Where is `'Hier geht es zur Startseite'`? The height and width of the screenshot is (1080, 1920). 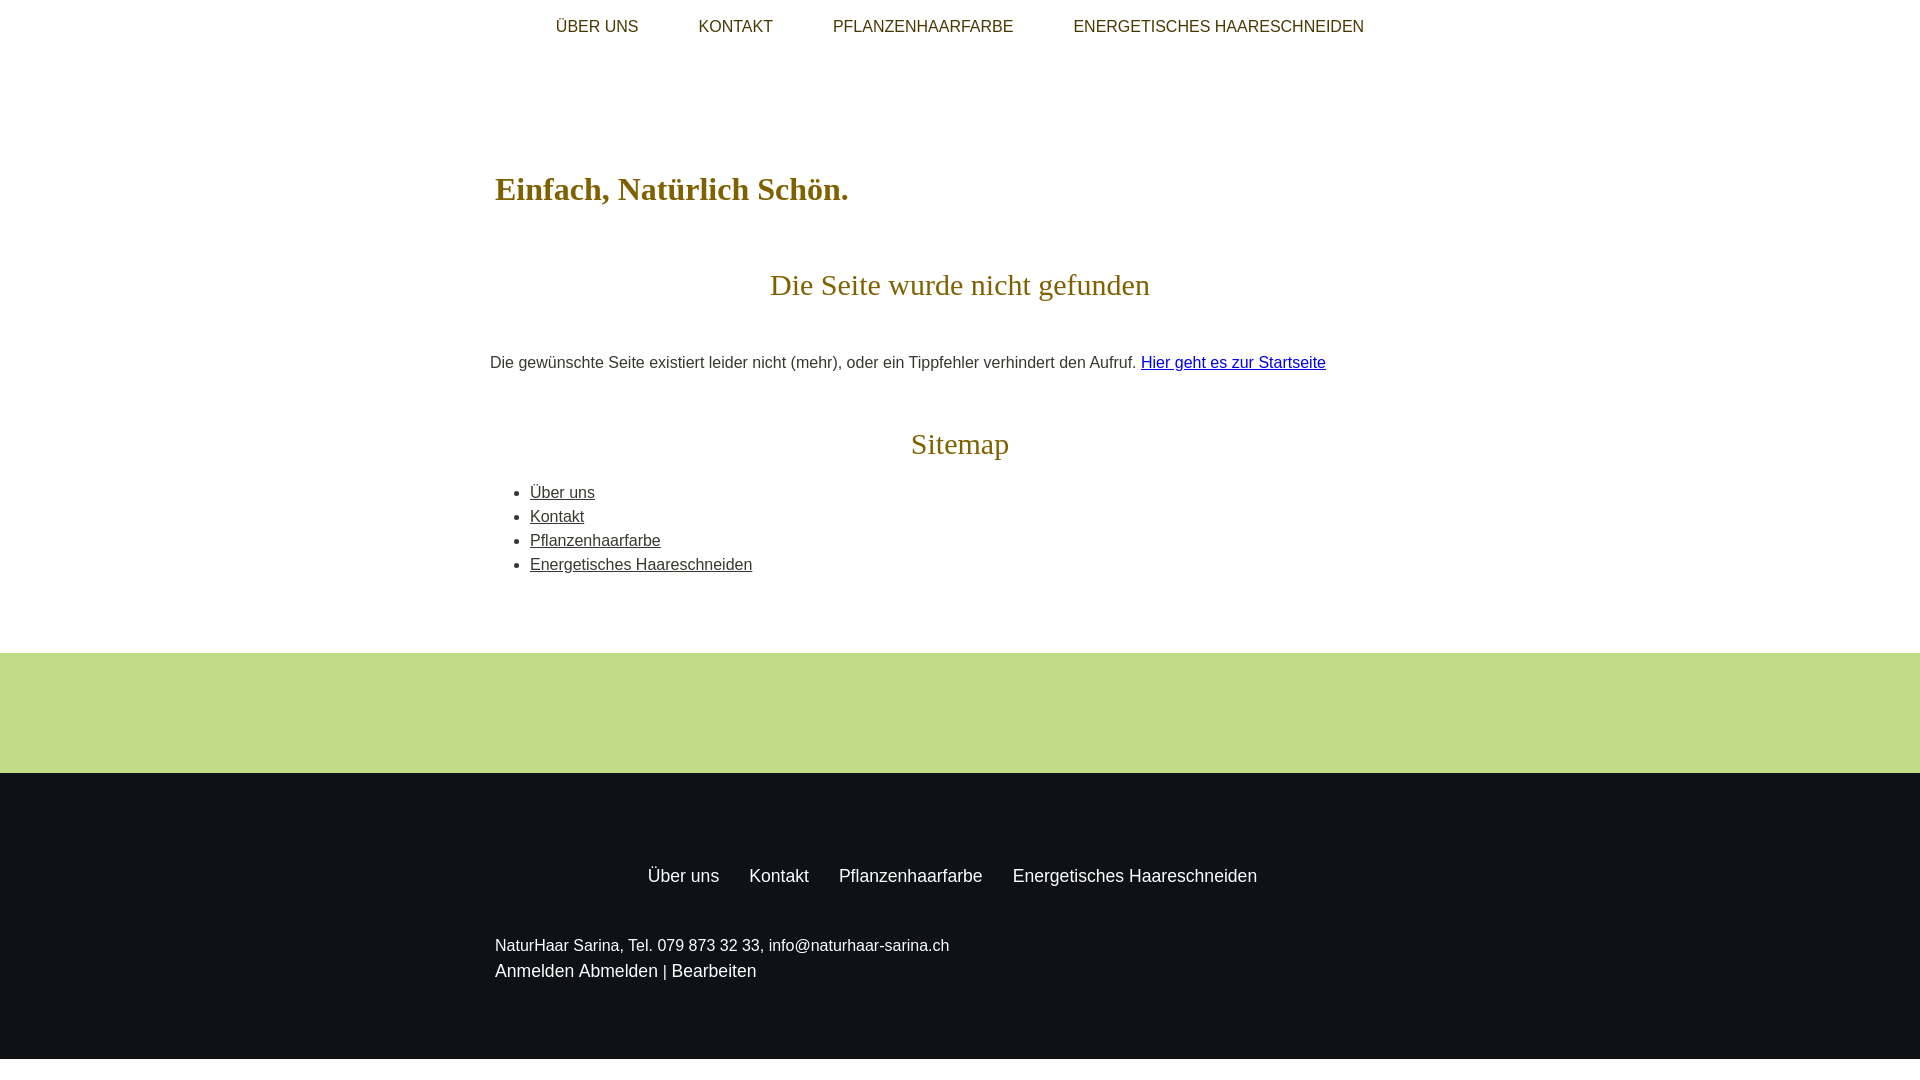 'Hier geht es zur Startseite' is located at coordinates (1232, 362).